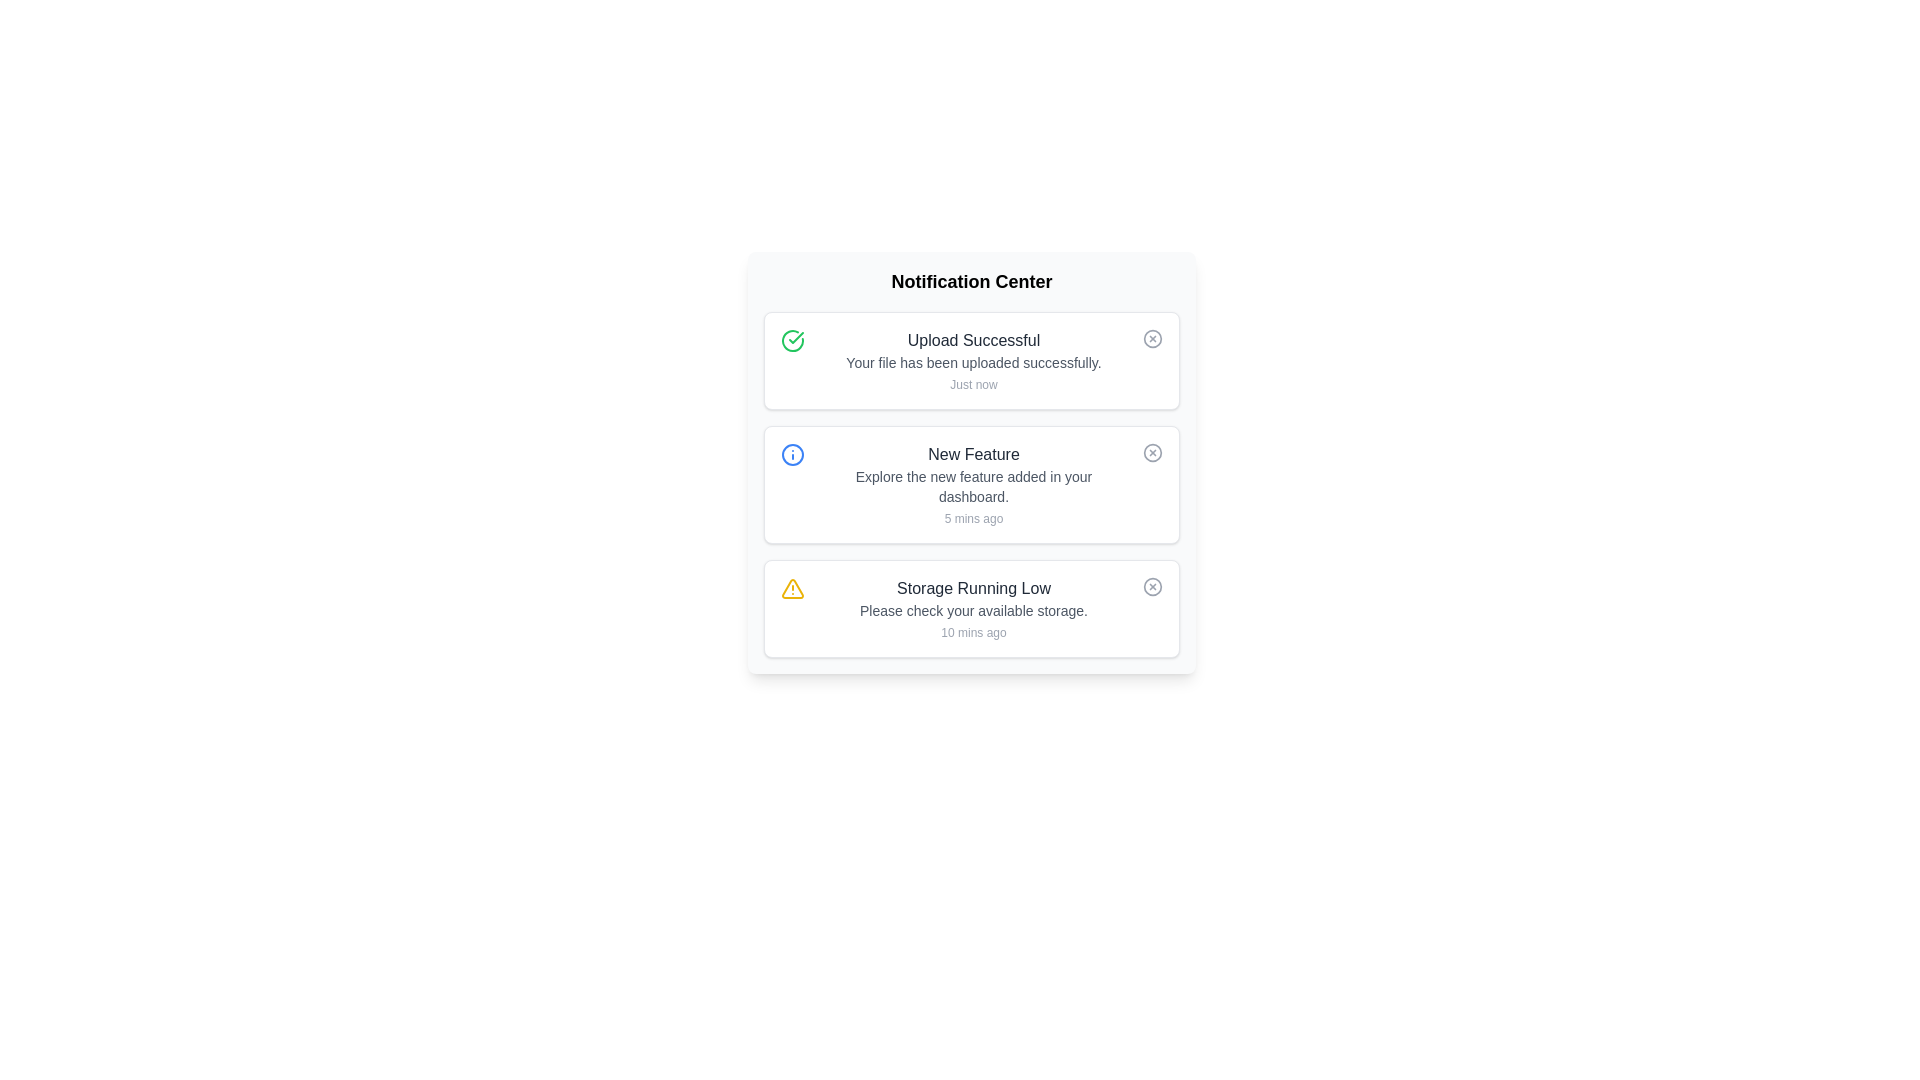 The image size is (1920, 1080). What do you see at coordinates (791, 339) in the screenshot?
I see `the icon indicating successful upload located in the top left corner of the 'Upload Successful' notification card, which is directly to the left of the text content` at bounding box center [791, 339].